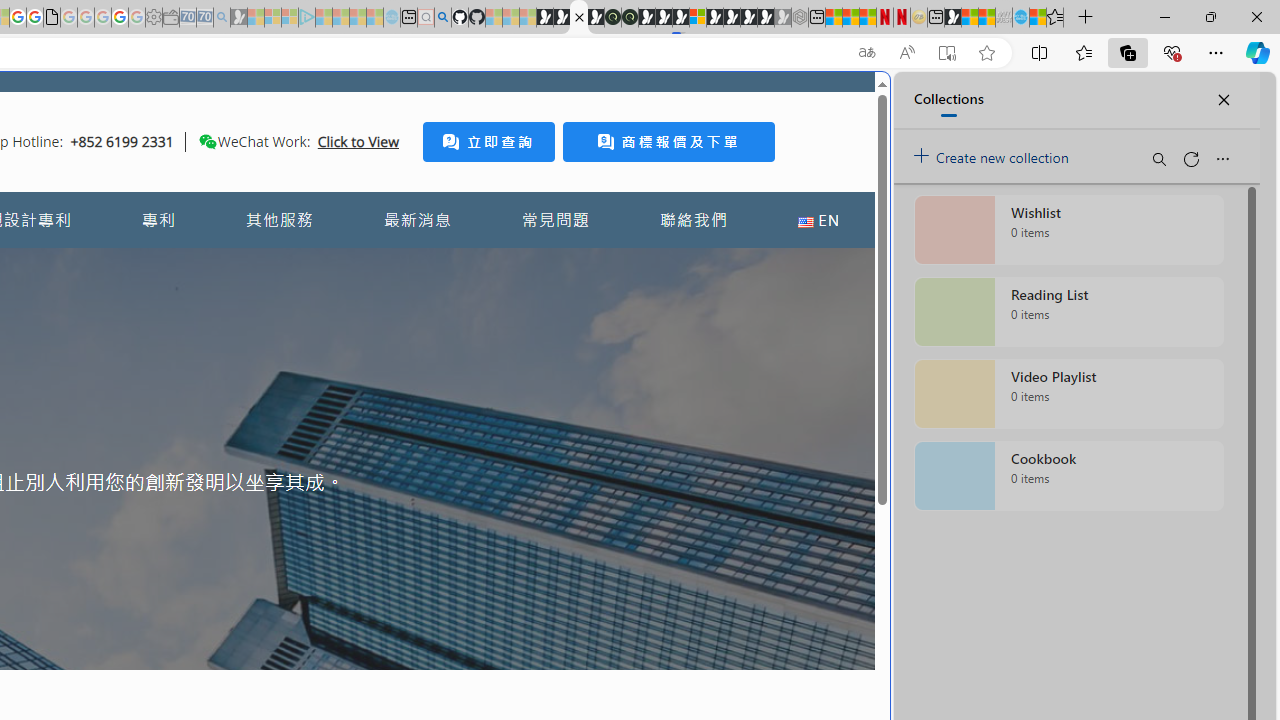  What do you see at coordinates (204, 17) in the screenshot?
I see `'Cheap Car Rentals - Save70.com - Sleeping'` at bounding box center [204, 17].